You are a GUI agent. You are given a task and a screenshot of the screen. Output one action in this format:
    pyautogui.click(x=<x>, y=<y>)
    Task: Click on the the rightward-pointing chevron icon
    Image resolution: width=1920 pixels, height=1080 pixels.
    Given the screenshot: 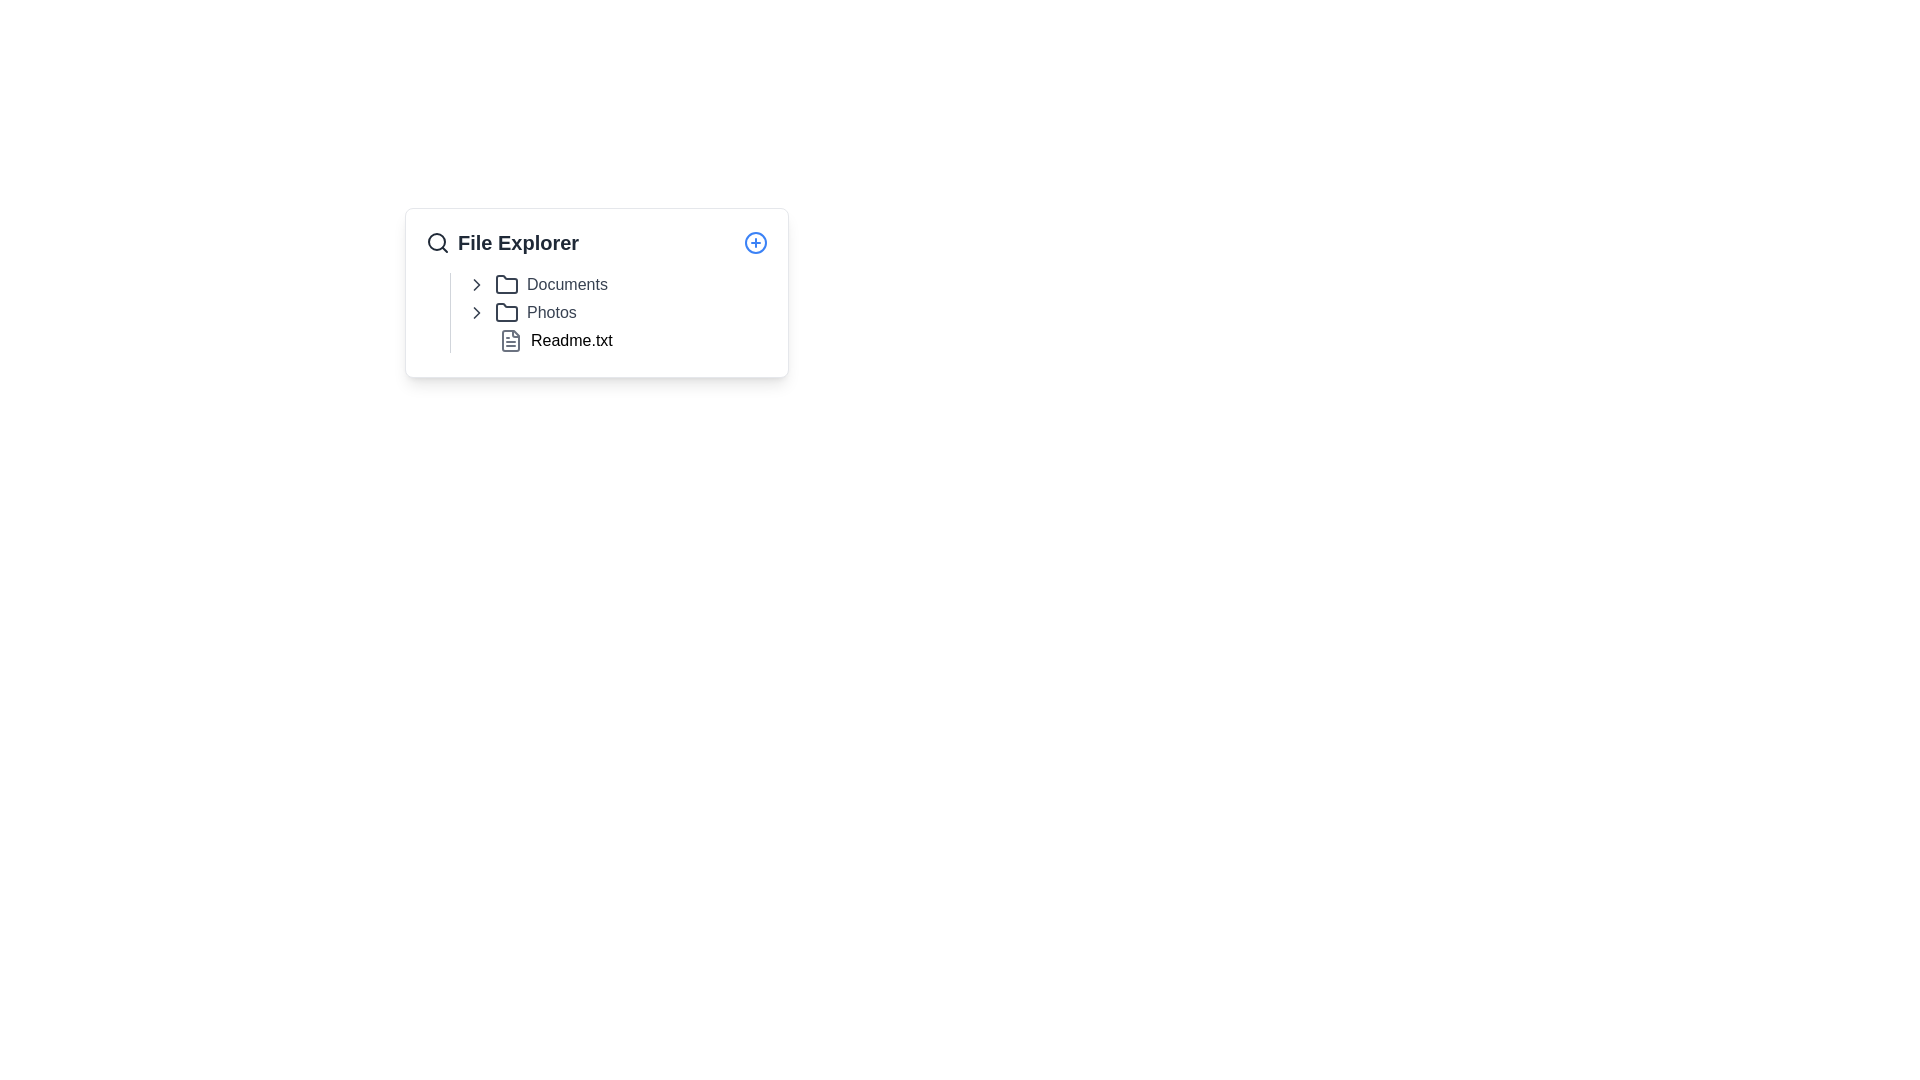 What is the action you would take?
    pyautogui.click(x=475, y=312)
    